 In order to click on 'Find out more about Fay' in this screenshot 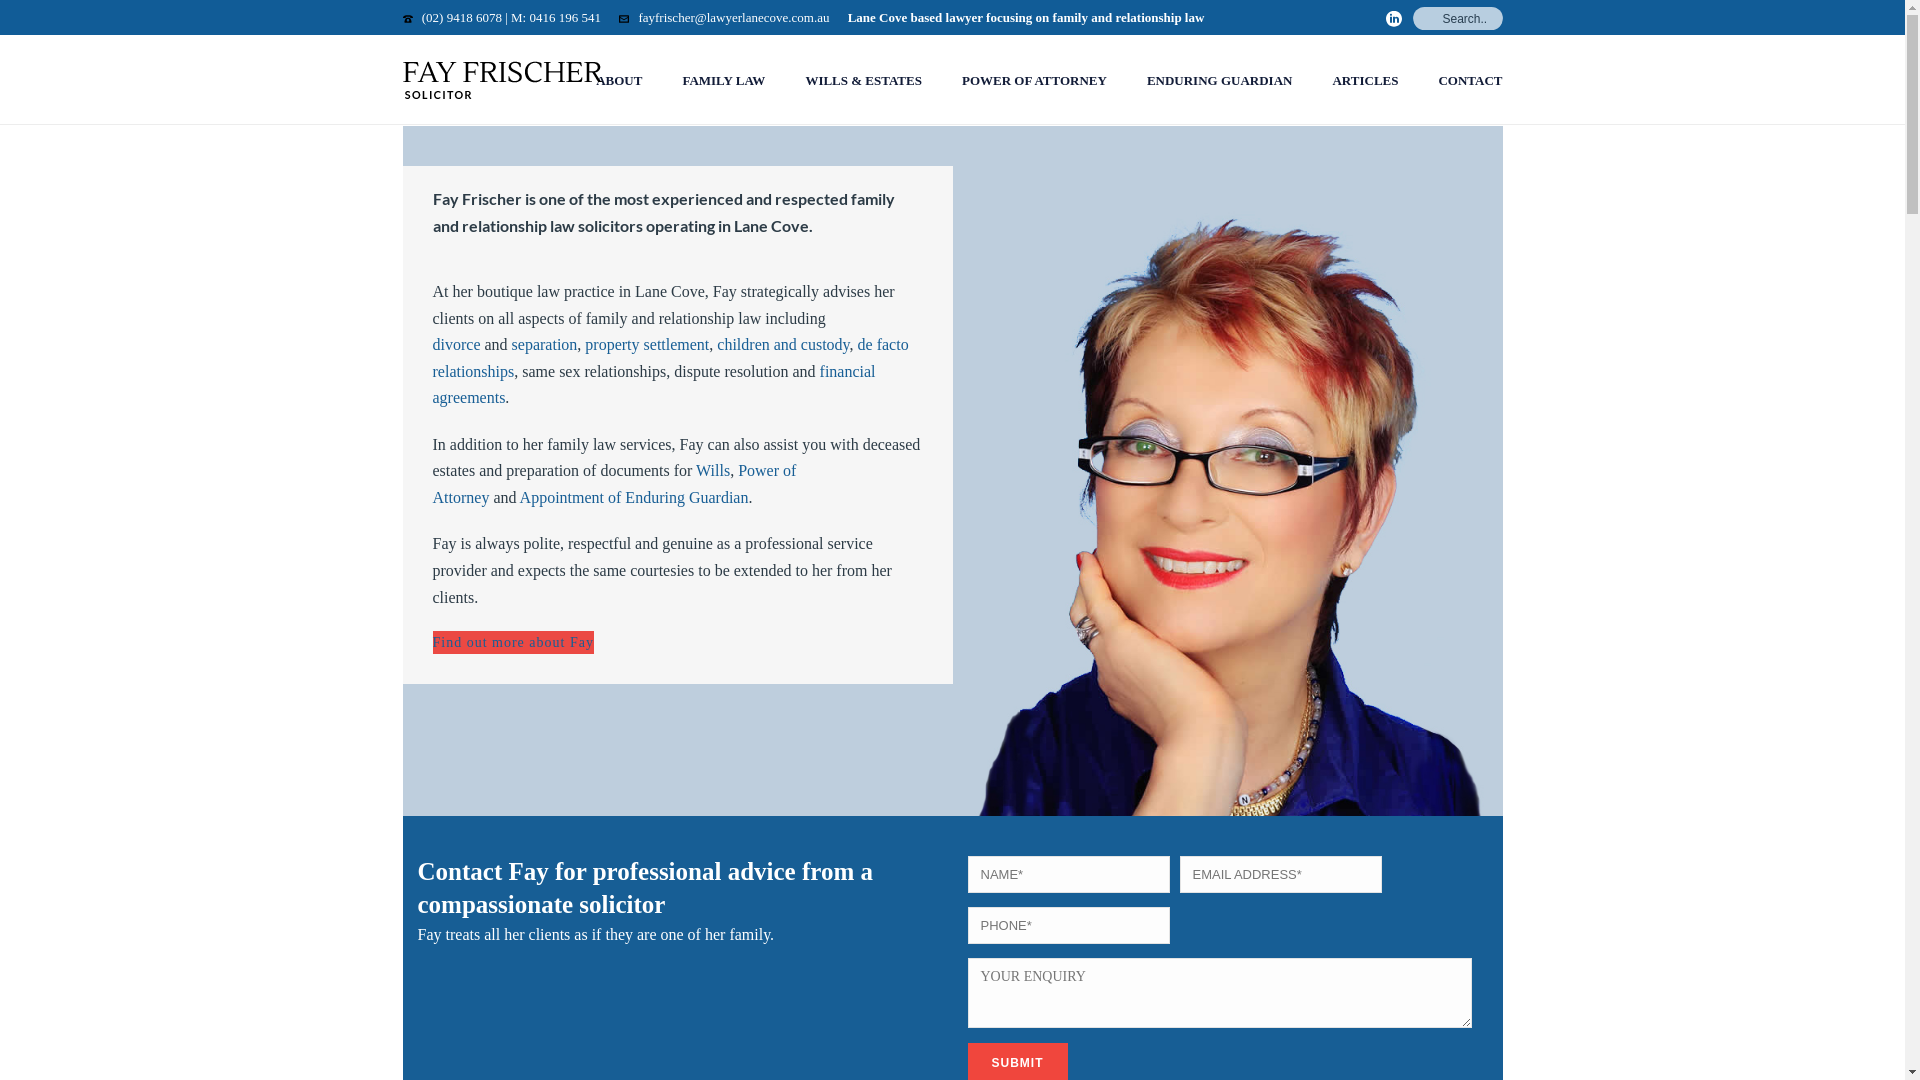, I will do `click(512, 642)`.